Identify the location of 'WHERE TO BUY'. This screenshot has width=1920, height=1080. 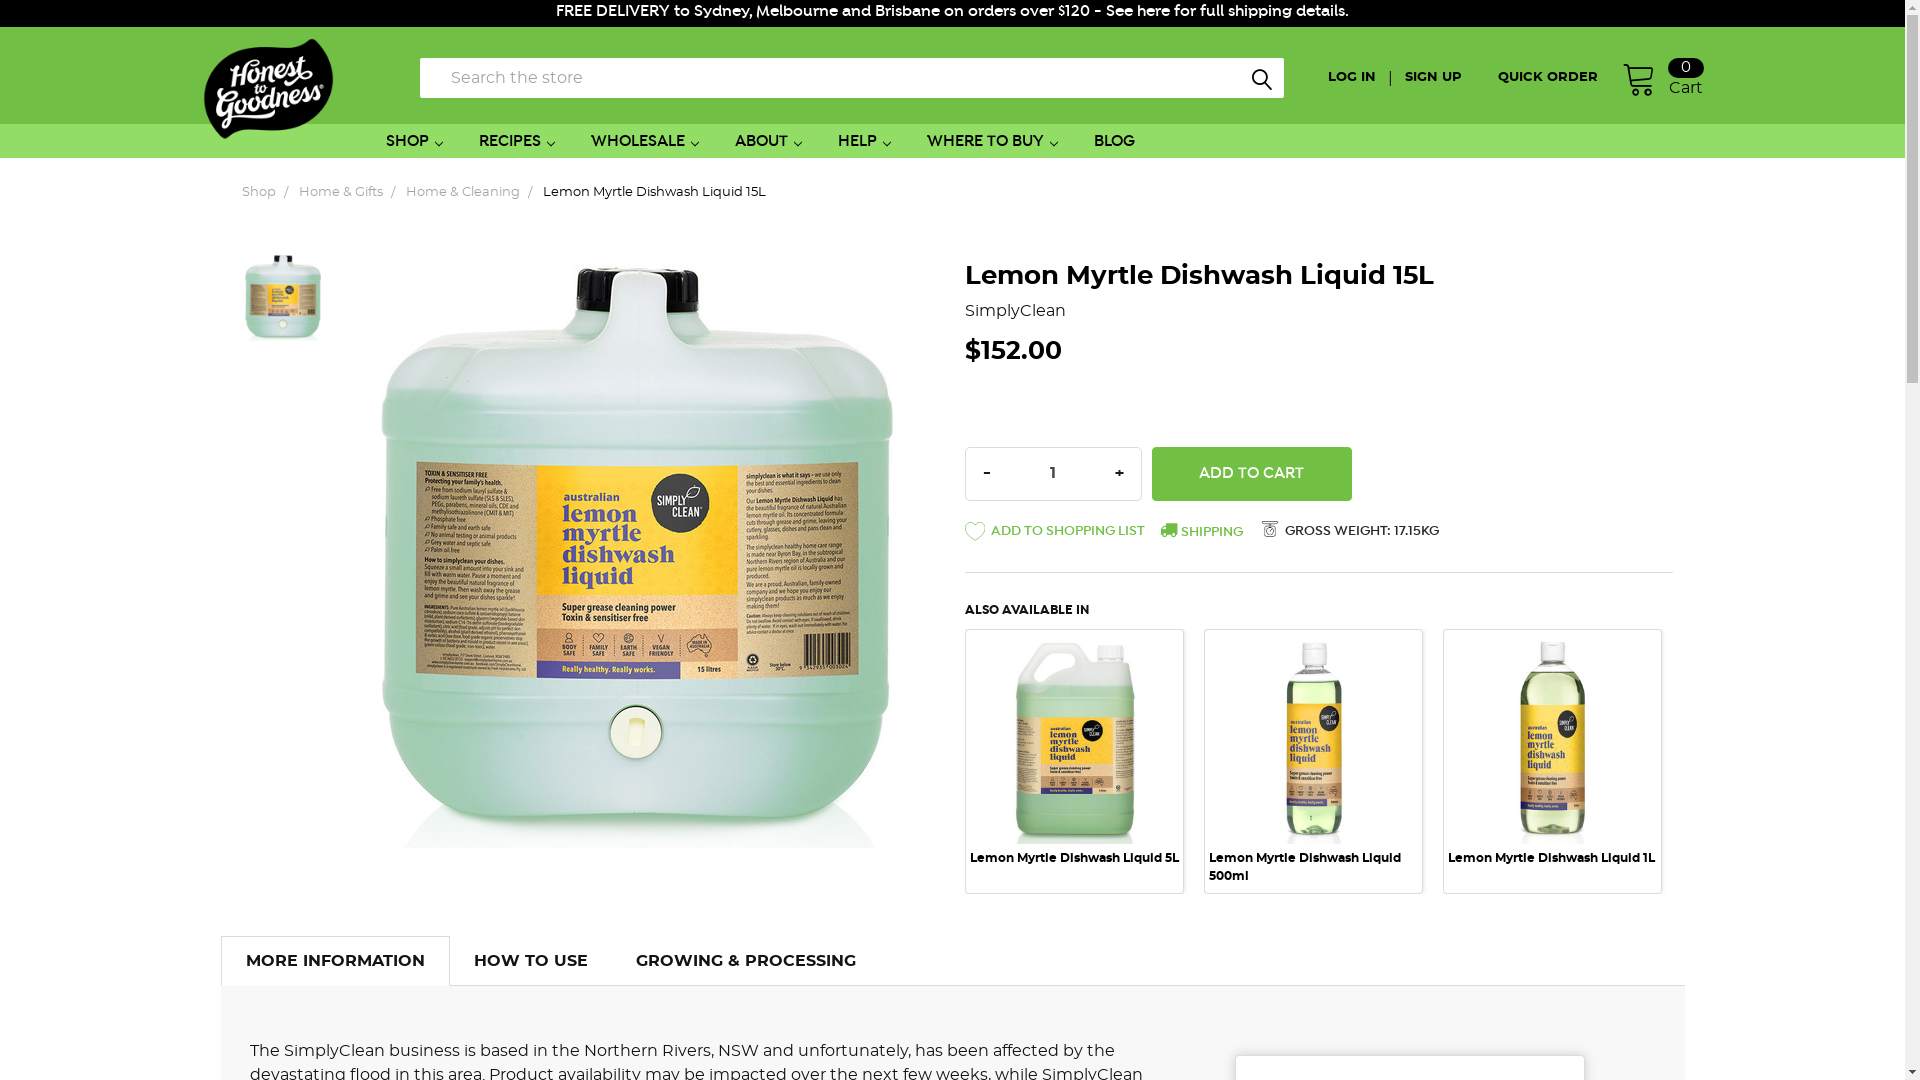
(992, 140).